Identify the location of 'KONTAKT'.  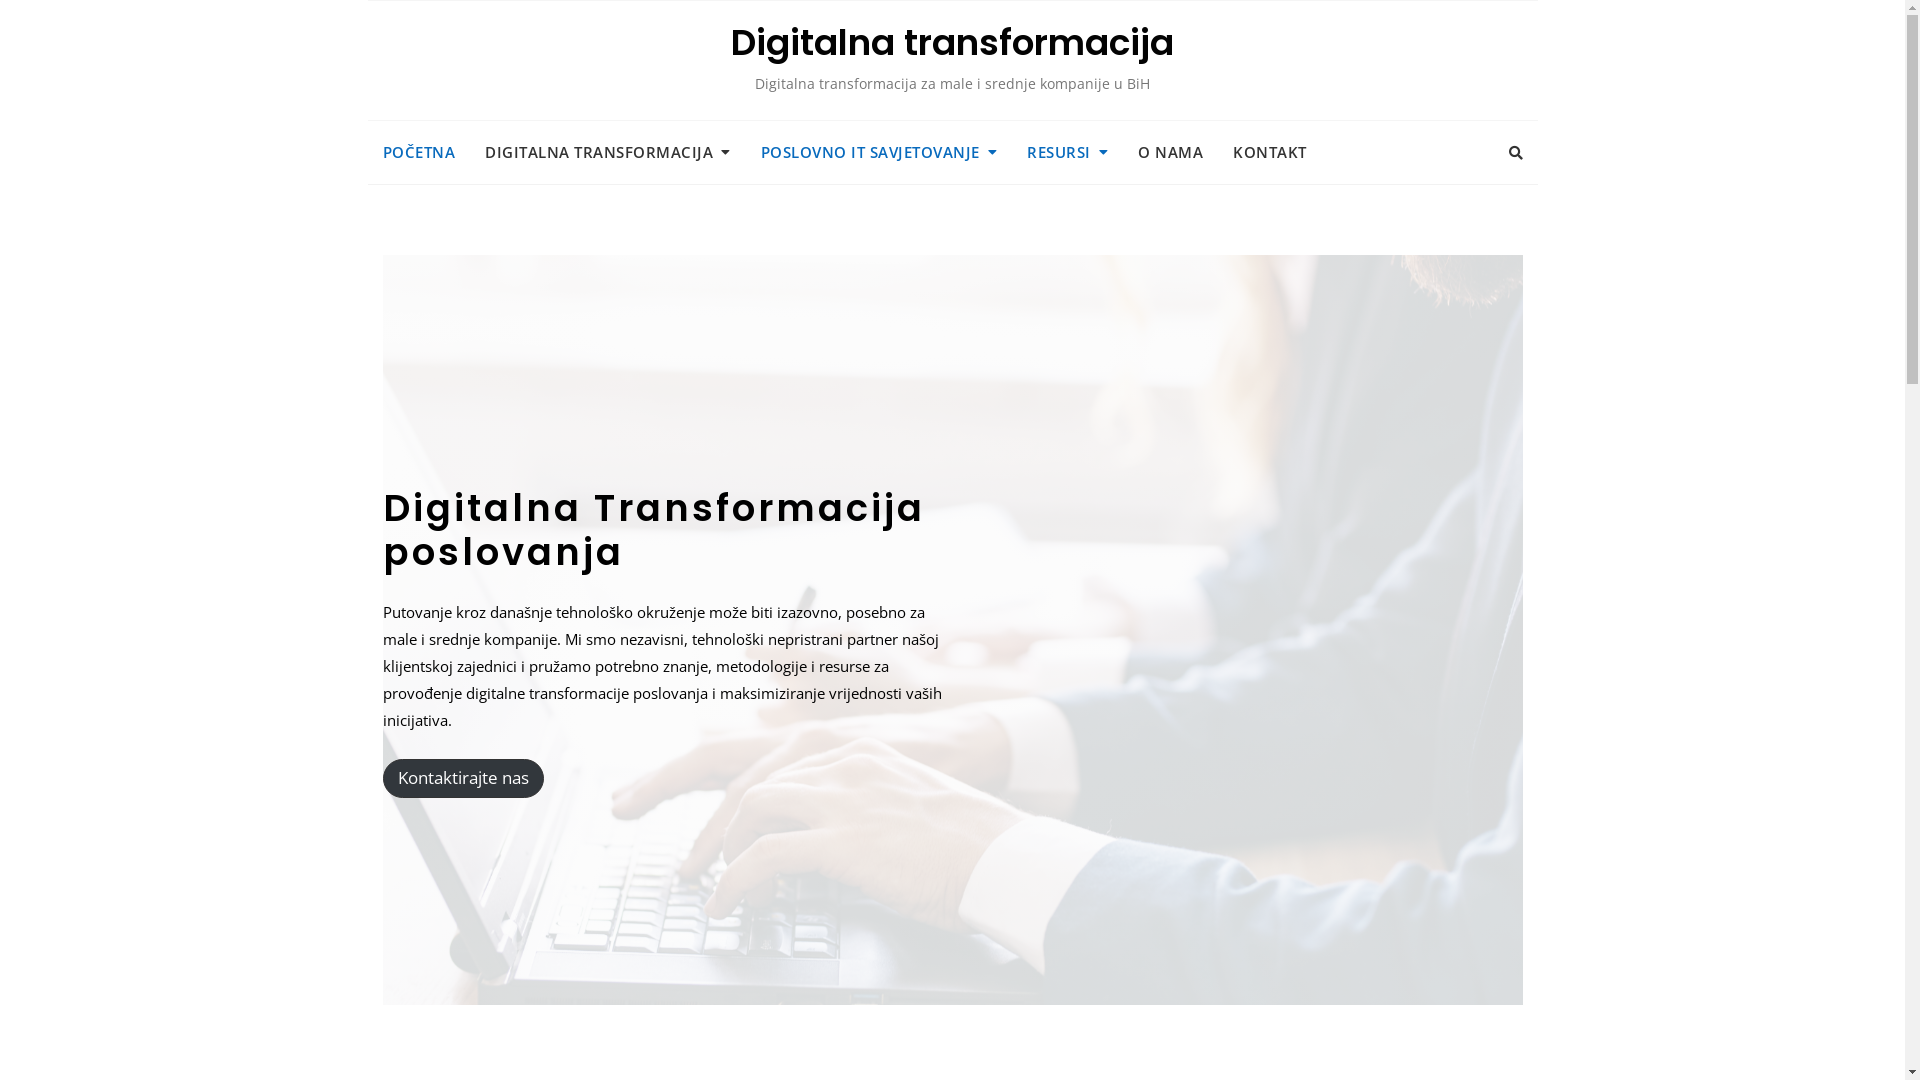
(1269, 151).